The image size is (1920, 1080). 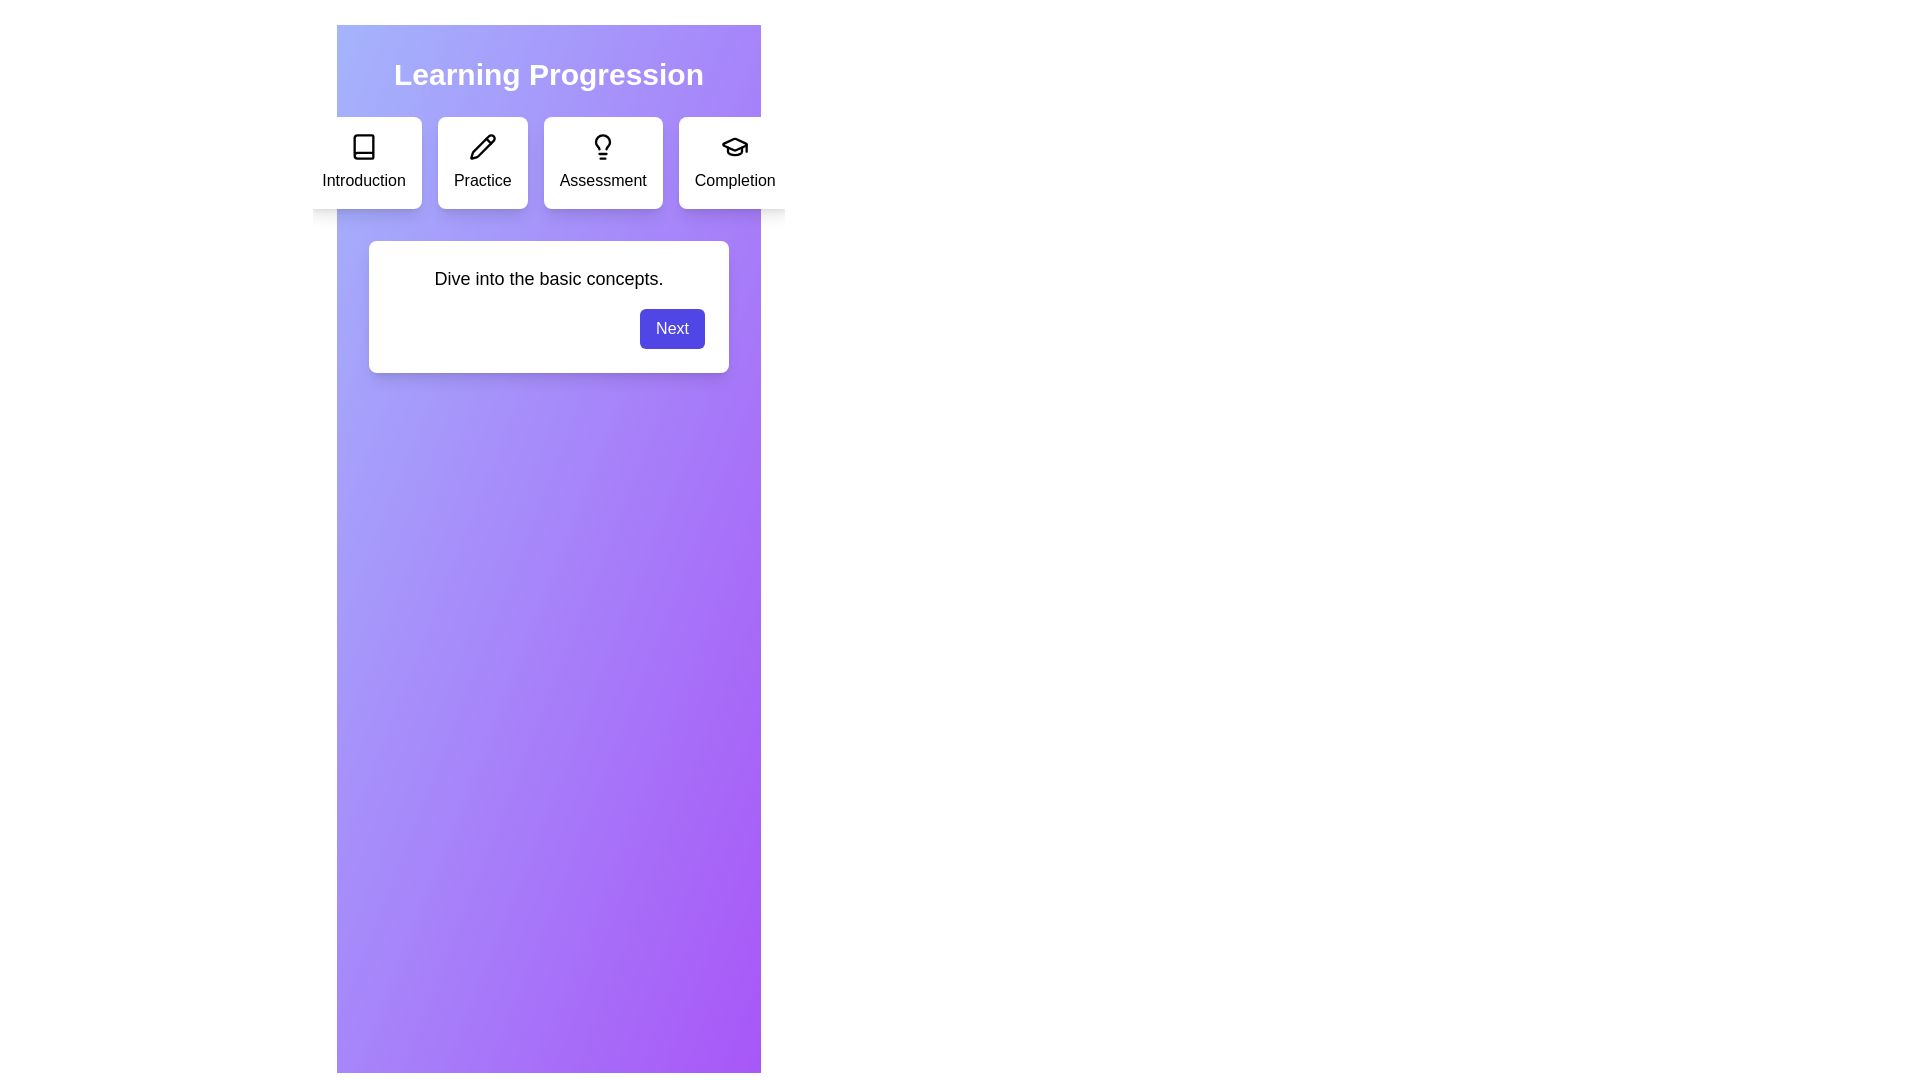 I want to click on the icon for the Practice step to inspect it, so click(x=482, y=145).